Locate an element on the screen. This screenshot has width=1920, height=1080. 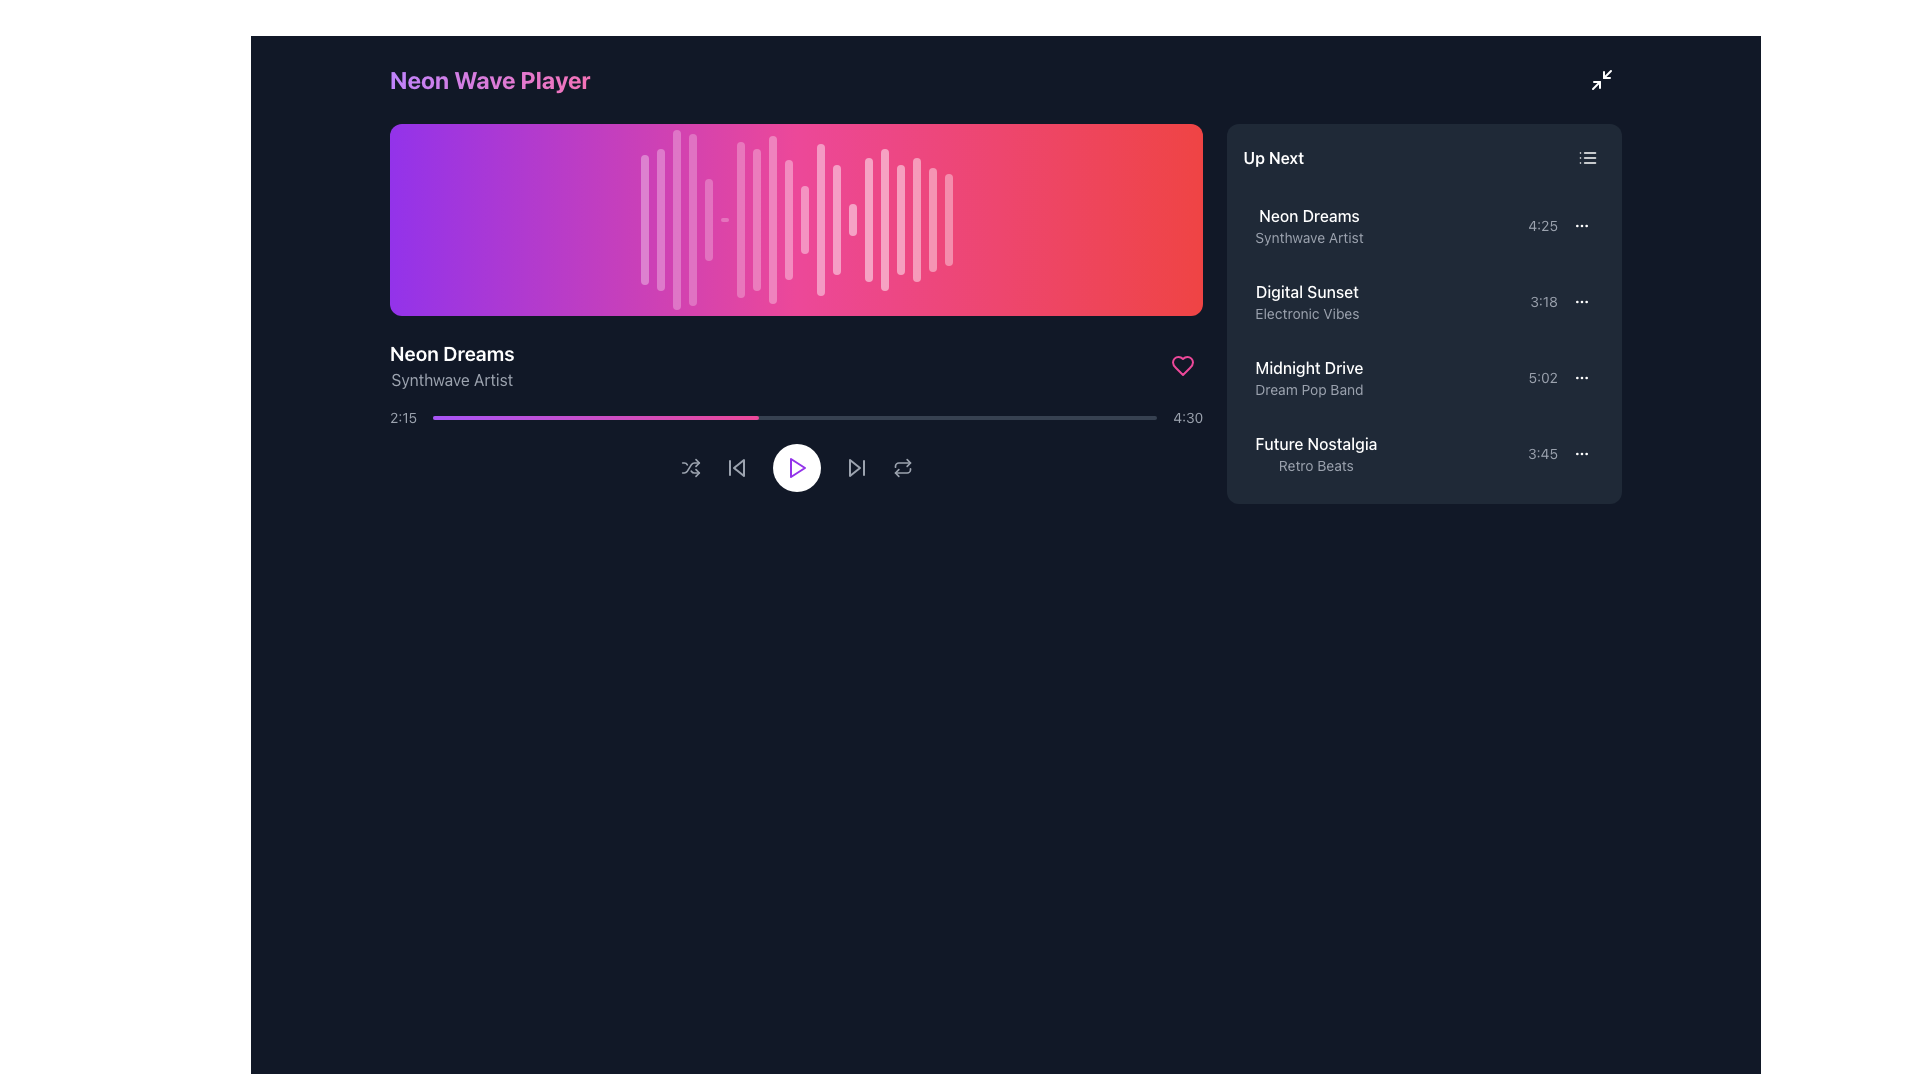
the duration information displayed in the text label located to the right of the 'Midnight Drive' song title within the 'Up Next' list is located at coordinates (1542, 378).